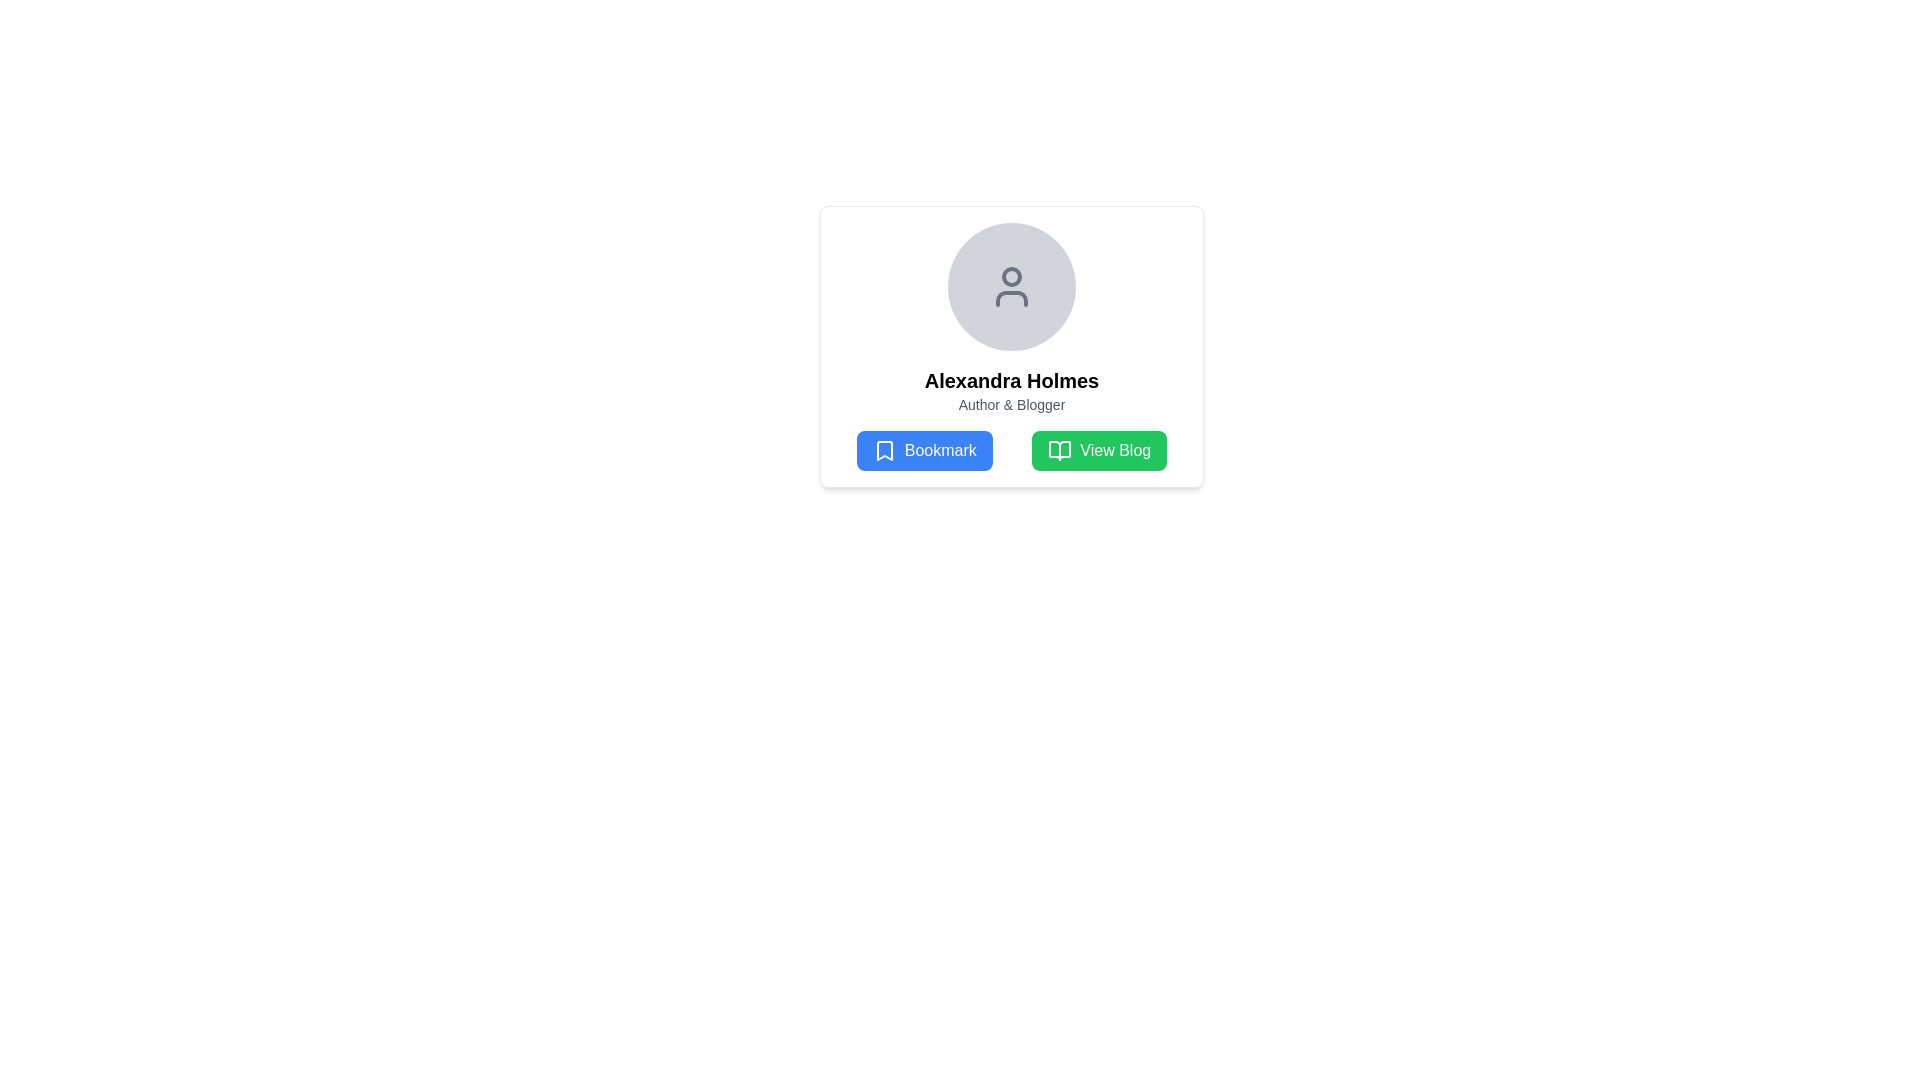  What do you see at coordinates (1012, 405) in the screenshot?
I see `the text label that indicates the role 'Author & Blogger', located below 'Alexandra Holmes' and above the 'Bookmark' and 'View Blog' buttons in the central profile card` at bounding box center [1012, 405].